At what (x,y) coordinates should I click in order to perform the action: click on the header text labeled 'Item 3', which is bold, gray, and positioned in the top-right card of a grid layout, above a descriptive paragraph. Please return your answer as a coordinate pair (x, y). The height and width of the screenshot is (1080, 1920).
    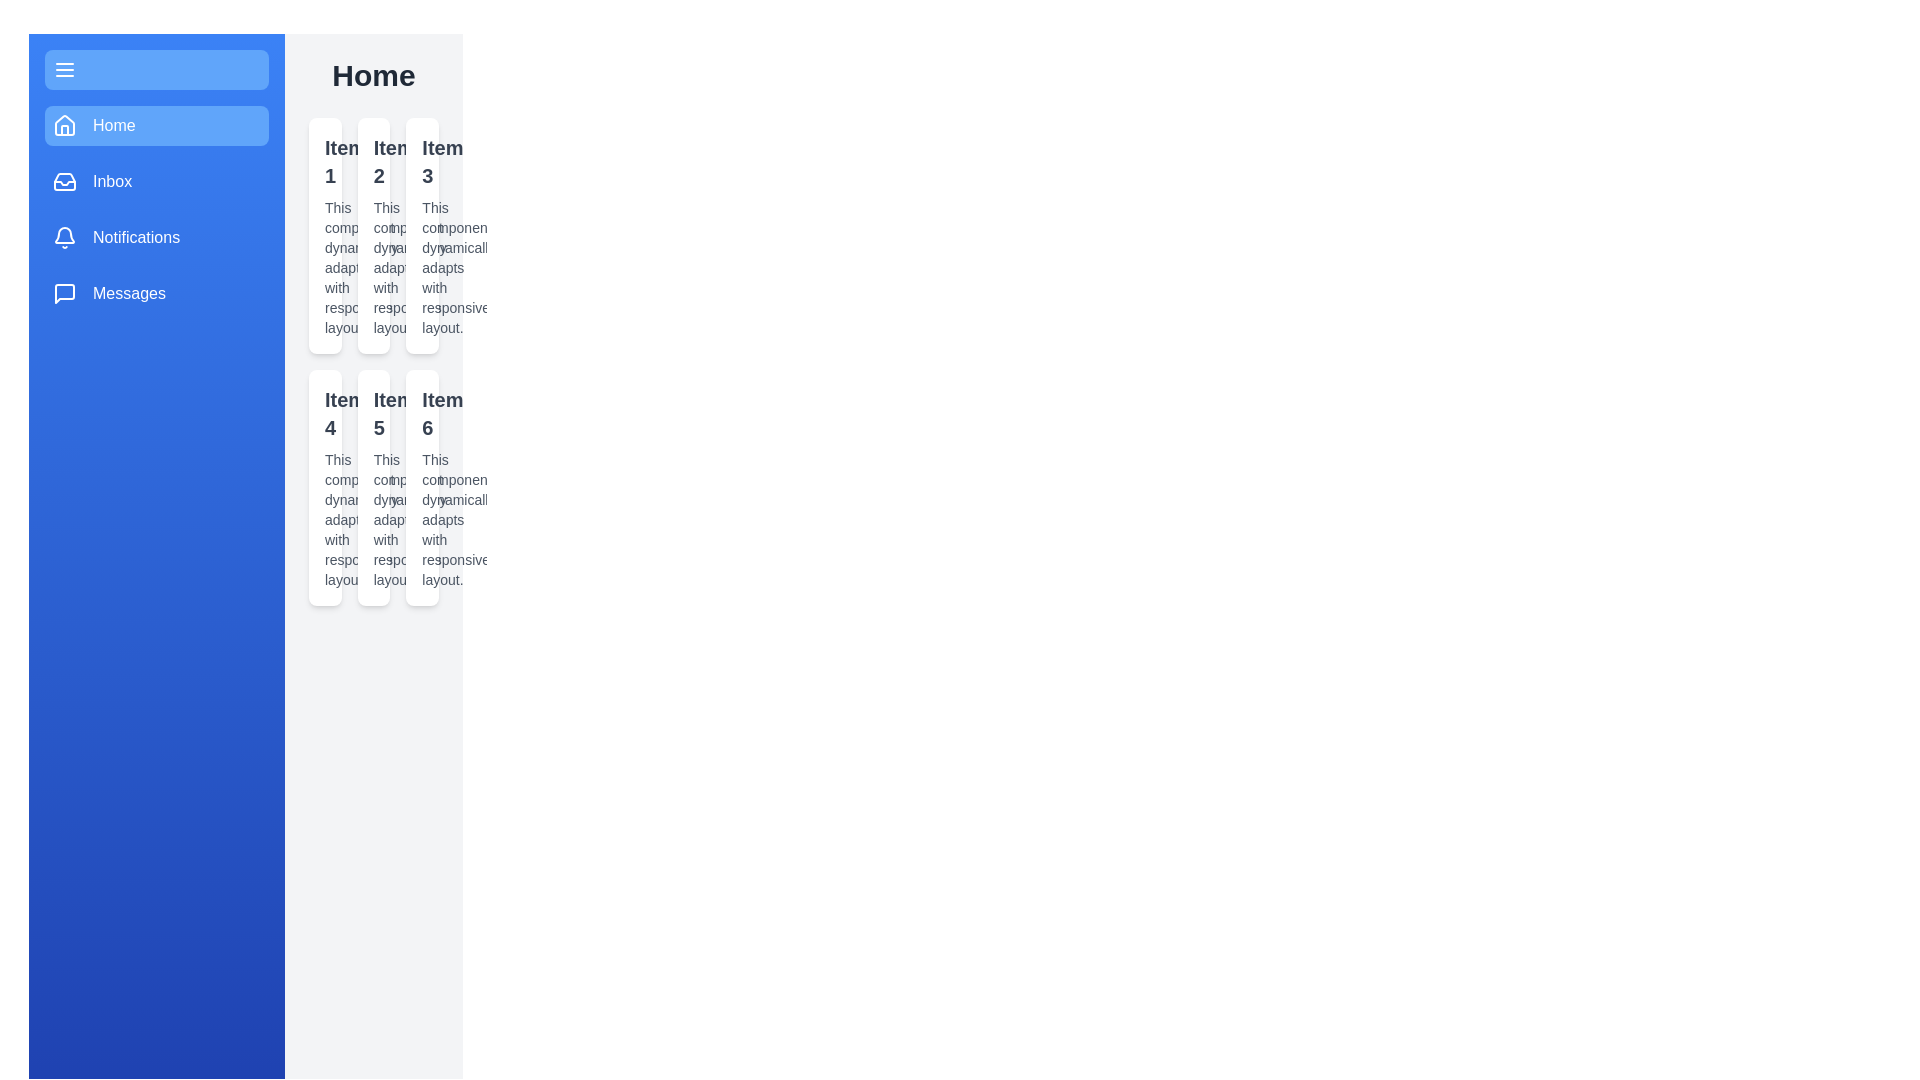
    Looking at the image, I should click on (421, 161).